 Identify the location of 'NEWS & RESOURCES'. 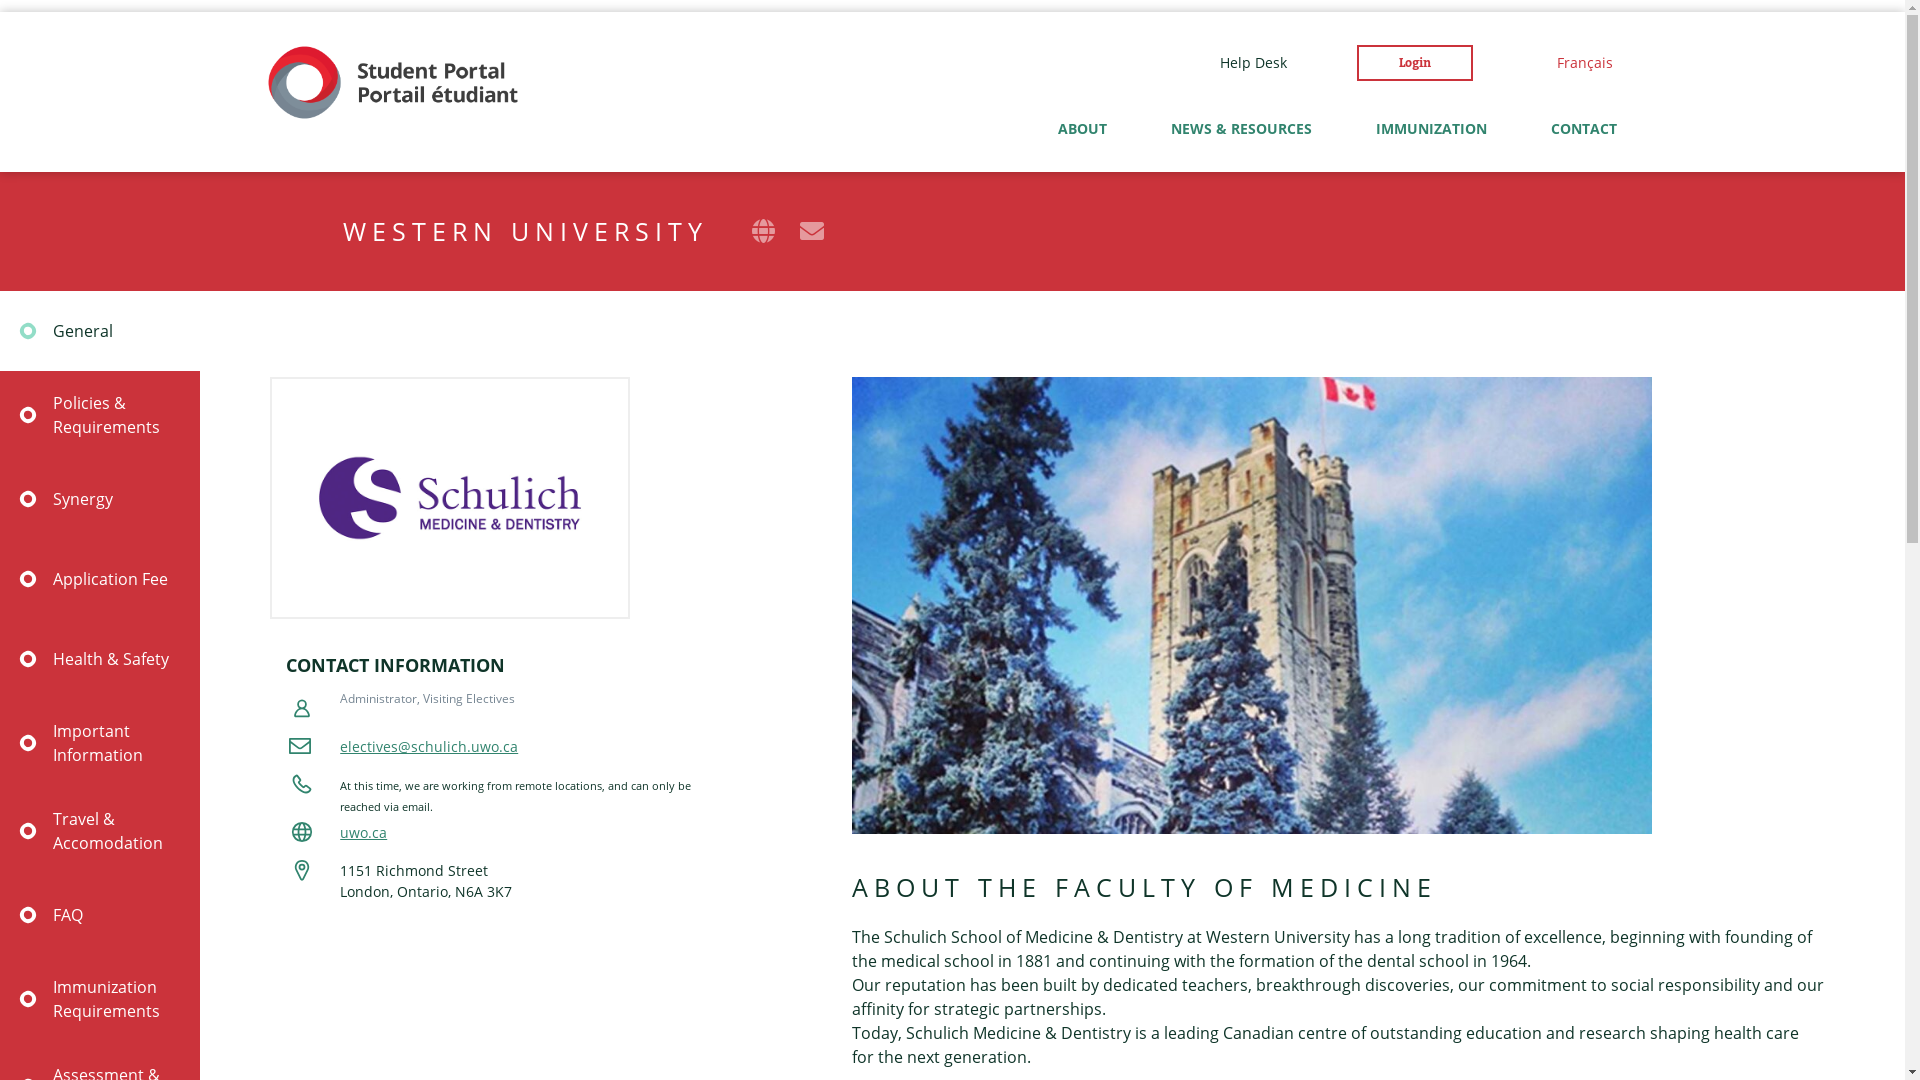
(1239, 128).